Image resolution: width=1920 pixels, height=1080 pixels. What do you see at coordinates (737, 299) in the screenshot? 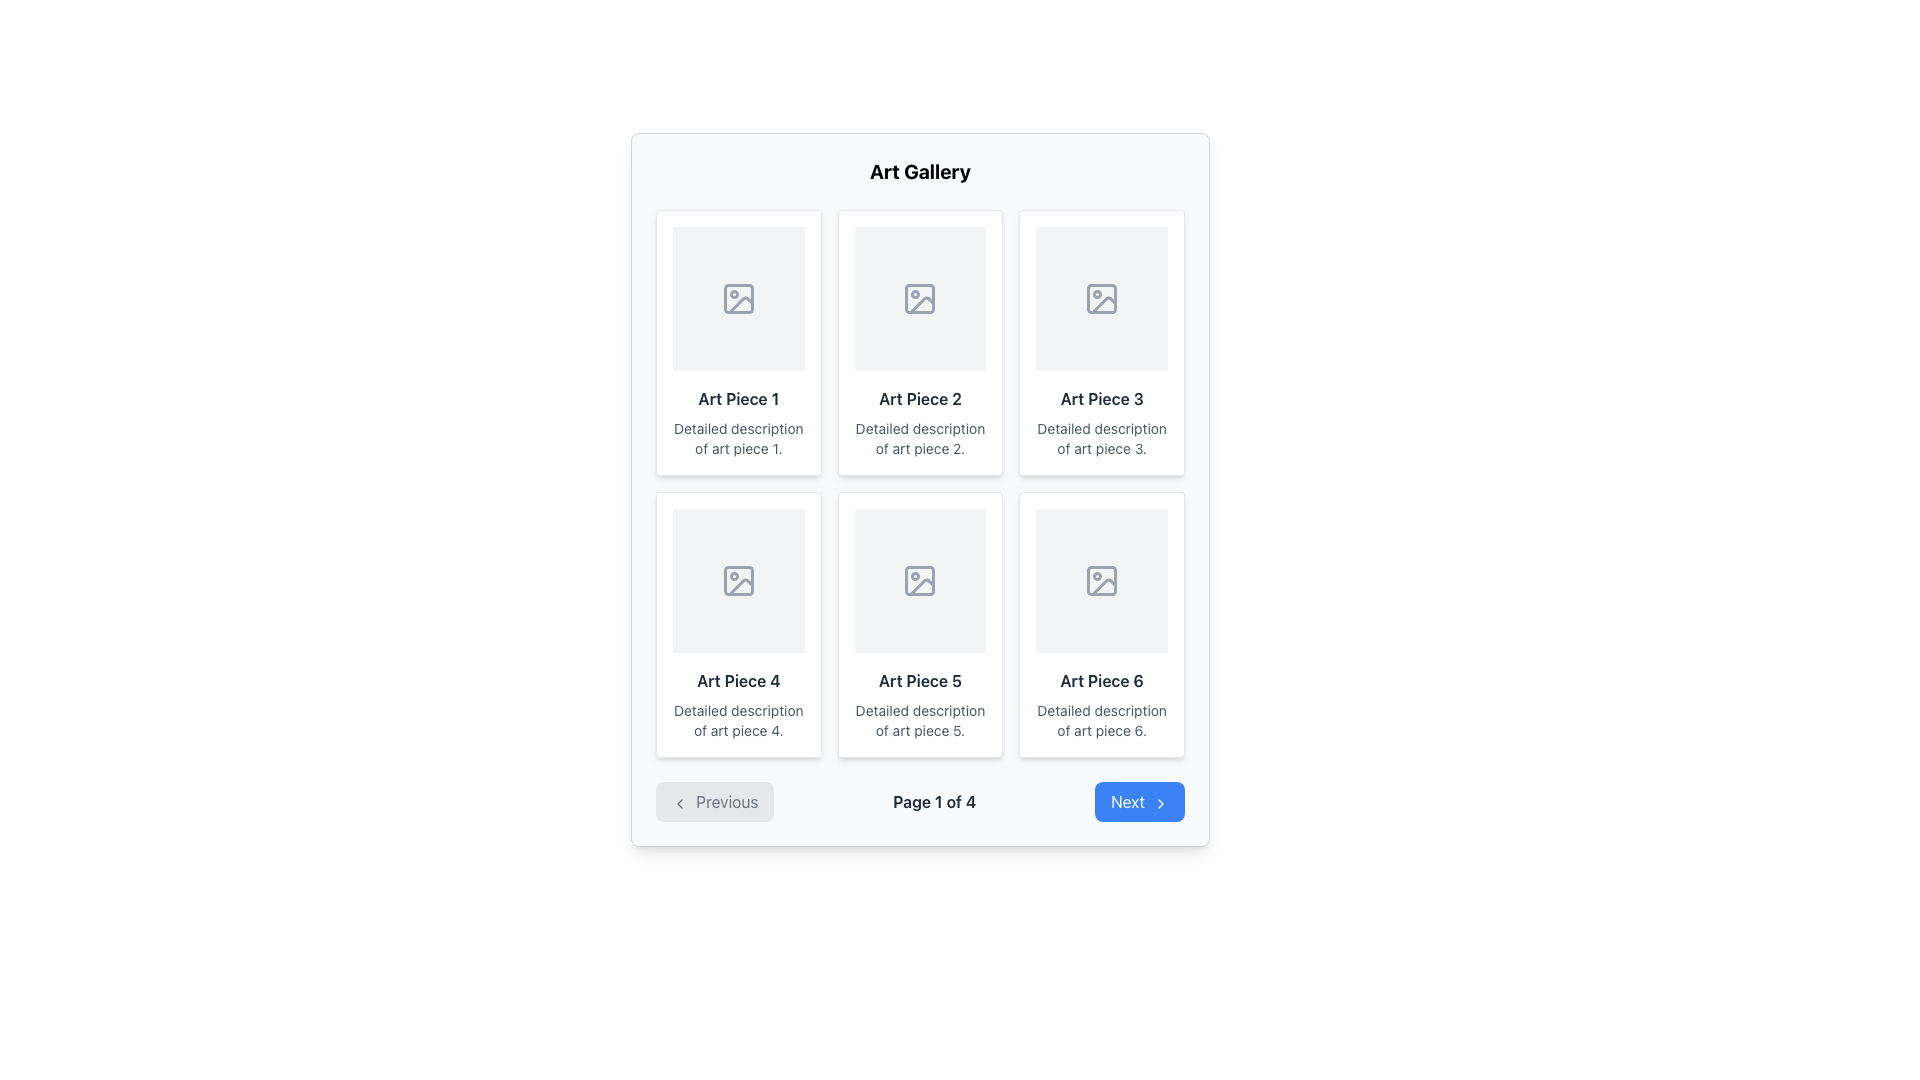
I see `the Image Placeholder for 'Art Piece 1', which is located at the top-left corner of the grid listing art pieces, above the text 'Art Piece 1' and its description` at bounding box center [737, 299].